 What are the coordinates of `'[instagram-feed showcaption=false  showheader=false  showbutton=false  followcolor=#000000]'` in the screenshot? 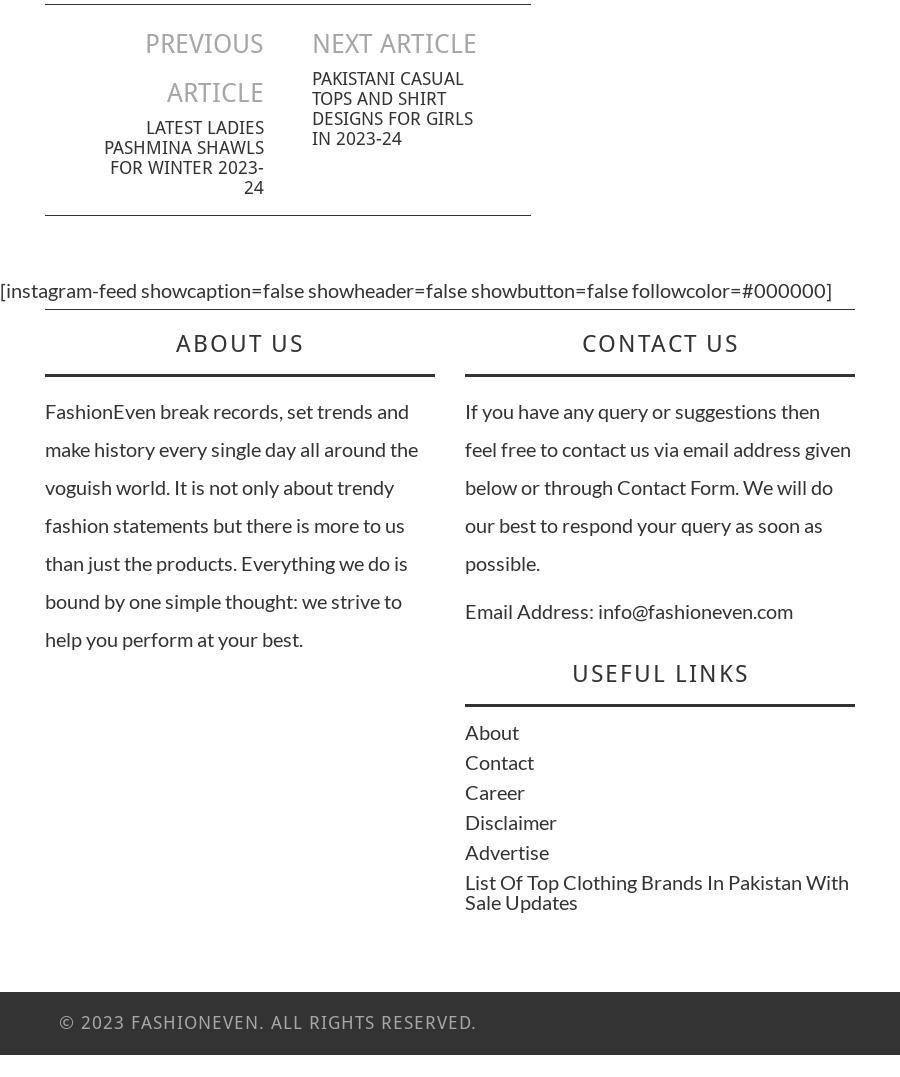 It's located at (415, 289).